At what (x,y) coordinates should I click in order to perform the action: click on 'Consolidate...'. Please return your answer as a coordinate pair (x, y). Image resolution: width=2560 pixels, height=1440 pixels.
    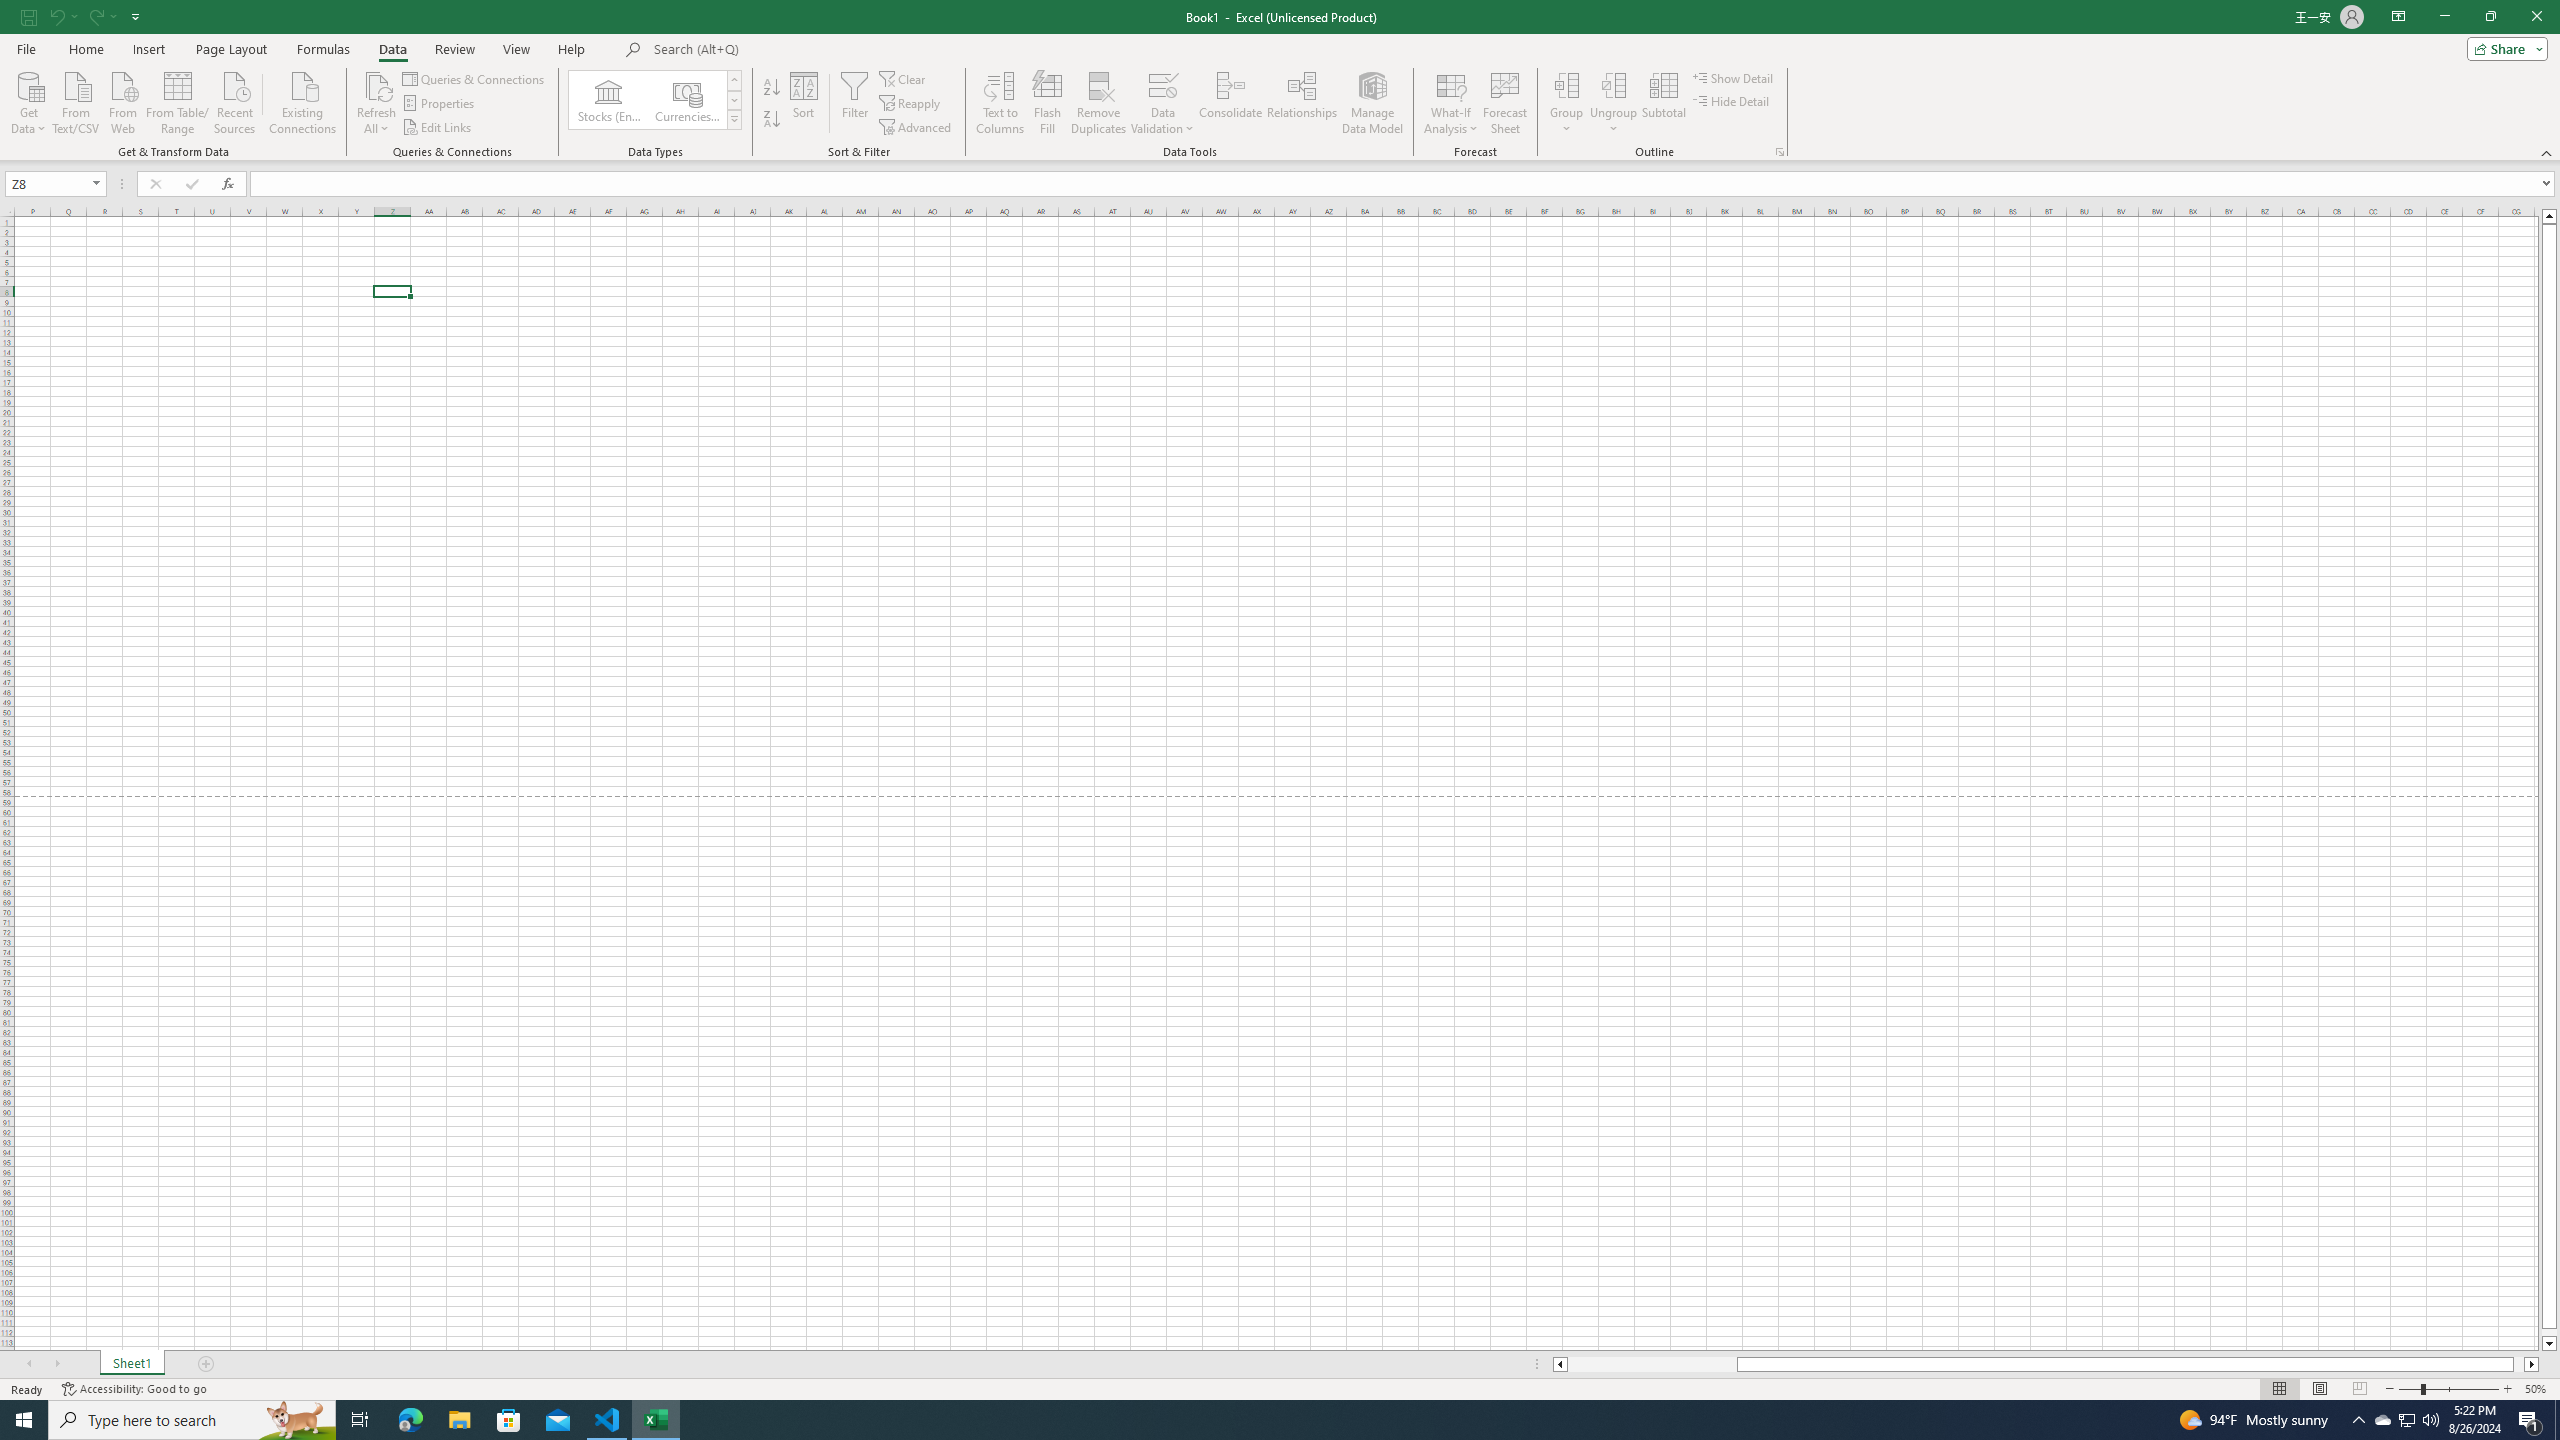
    Looking at the image, I should click on (1231, 103).